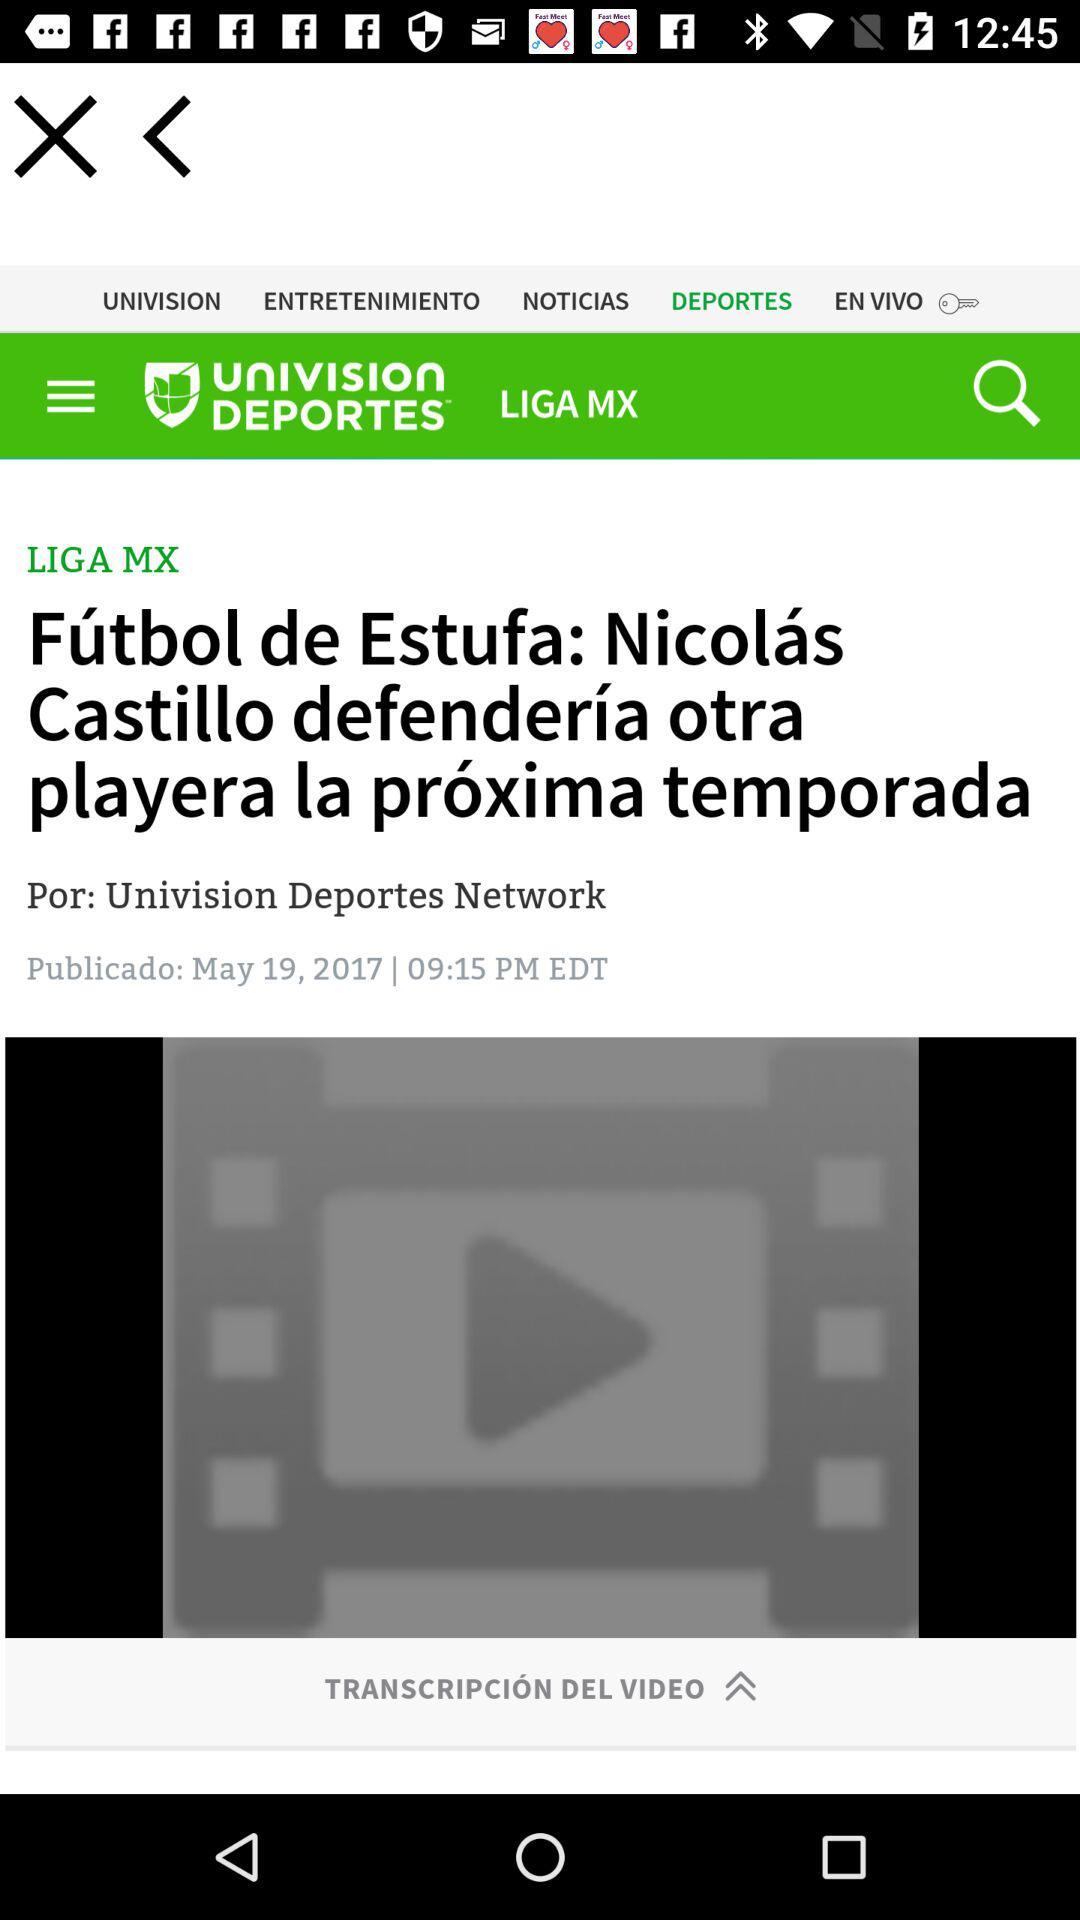 Image resolution: width=1080 pixels, height=1920 pixels. What do you see at coordinates (165, 135) in the screenshot?
I see `the arrow_backward icon` at bounding box center [165, 135].